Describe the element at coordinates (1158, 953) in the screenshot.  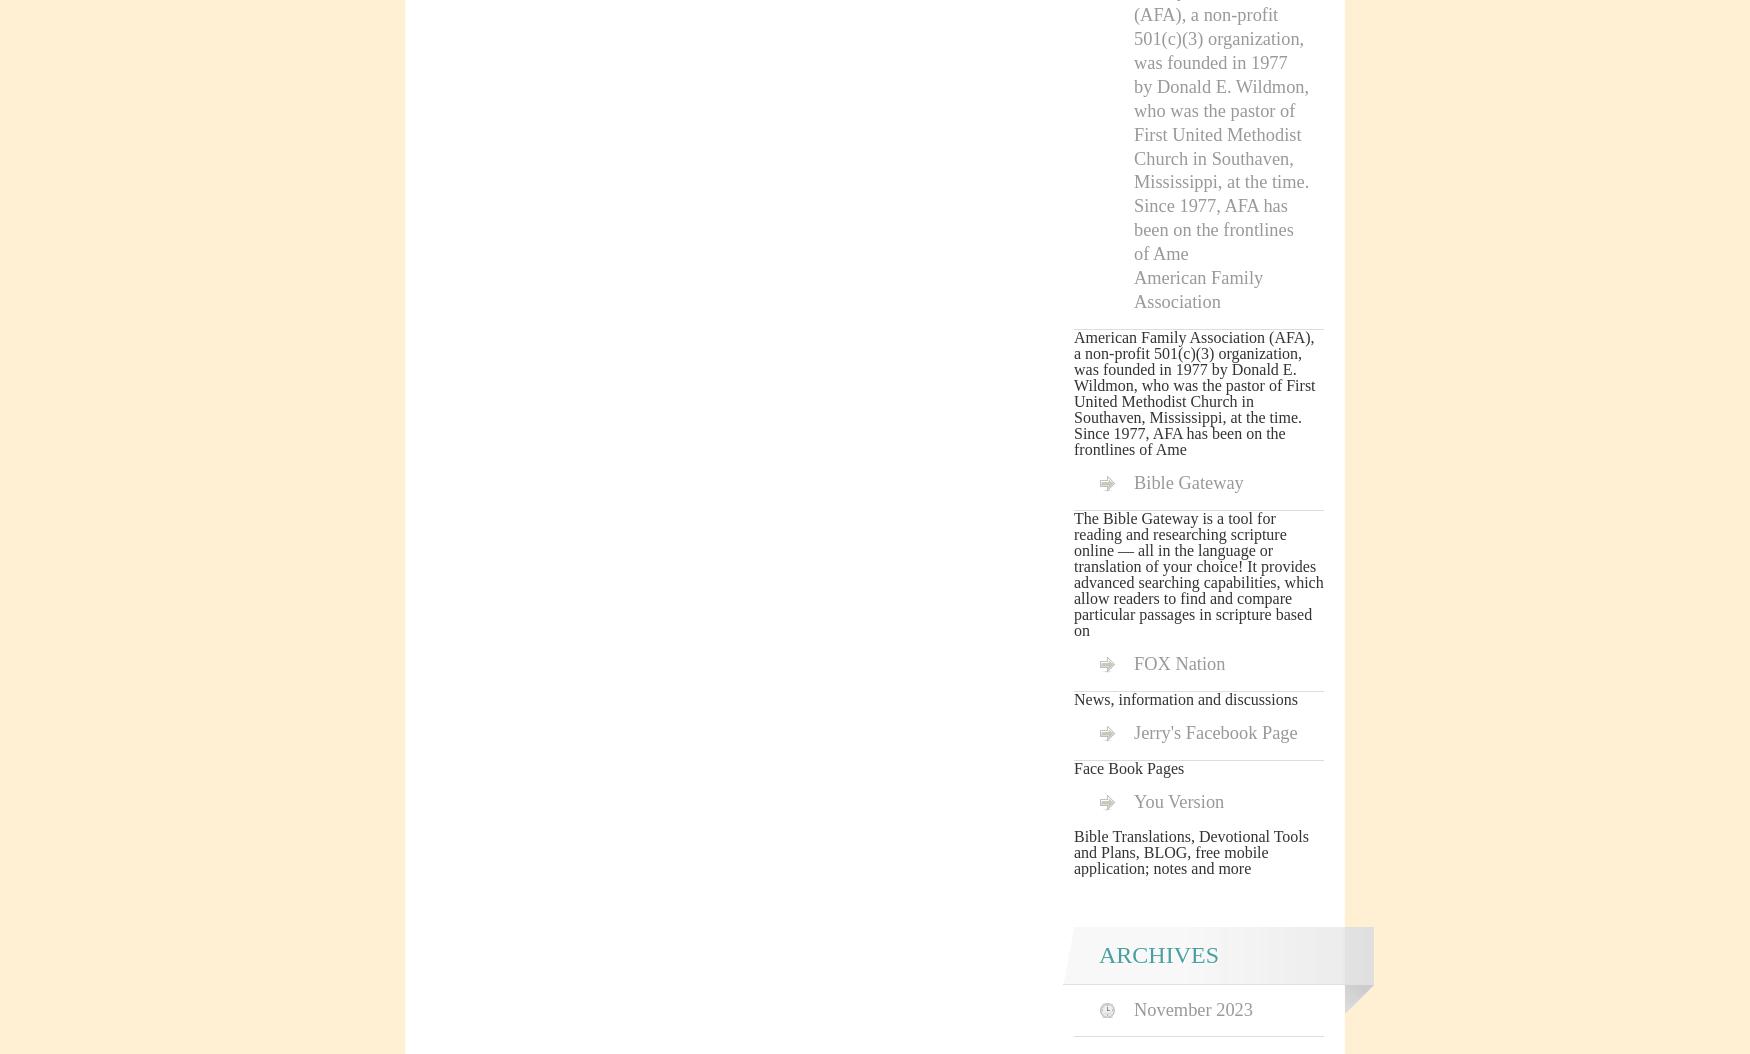
I see `'Archives'` at that location.